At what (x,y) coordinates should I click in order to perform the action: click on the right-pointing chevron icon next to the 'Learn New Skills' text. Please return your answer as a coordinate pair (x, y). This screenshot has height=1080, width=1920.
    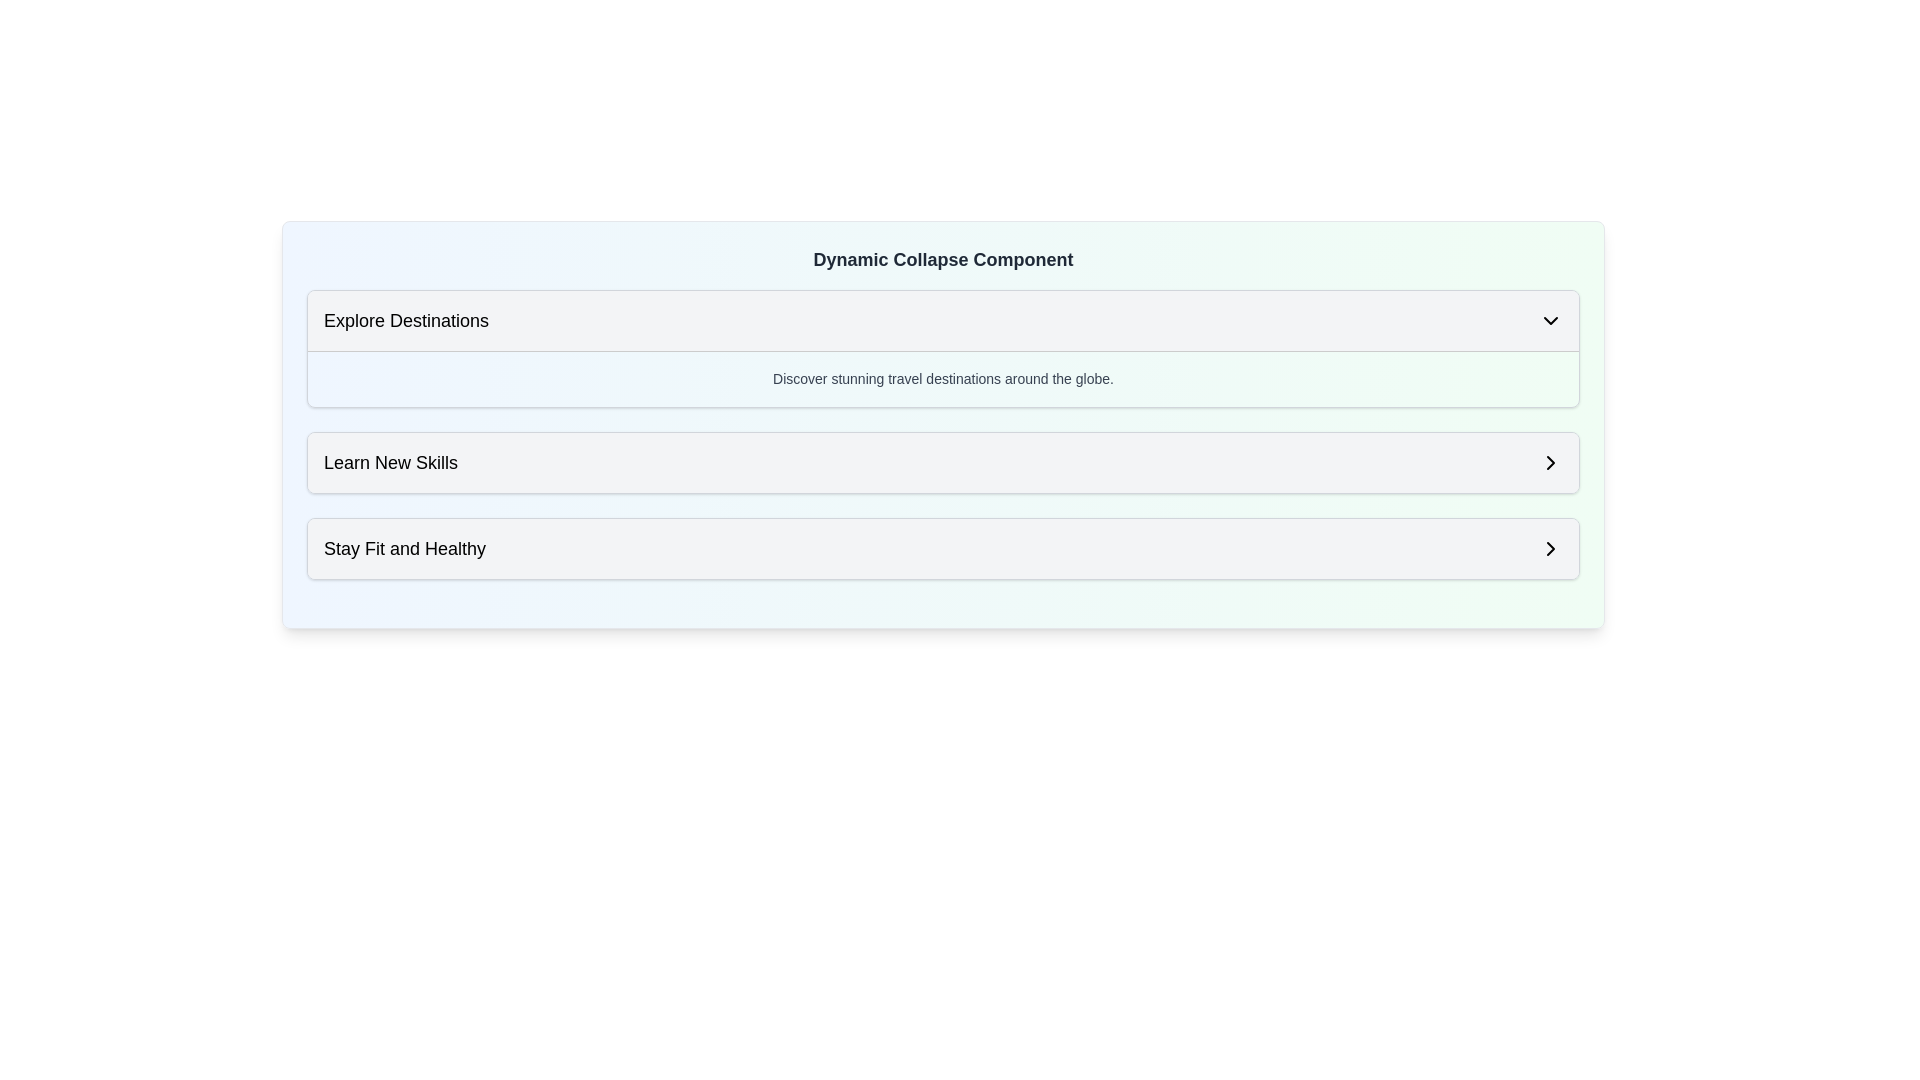
    Looking at the image, I should click on (1549, 462).